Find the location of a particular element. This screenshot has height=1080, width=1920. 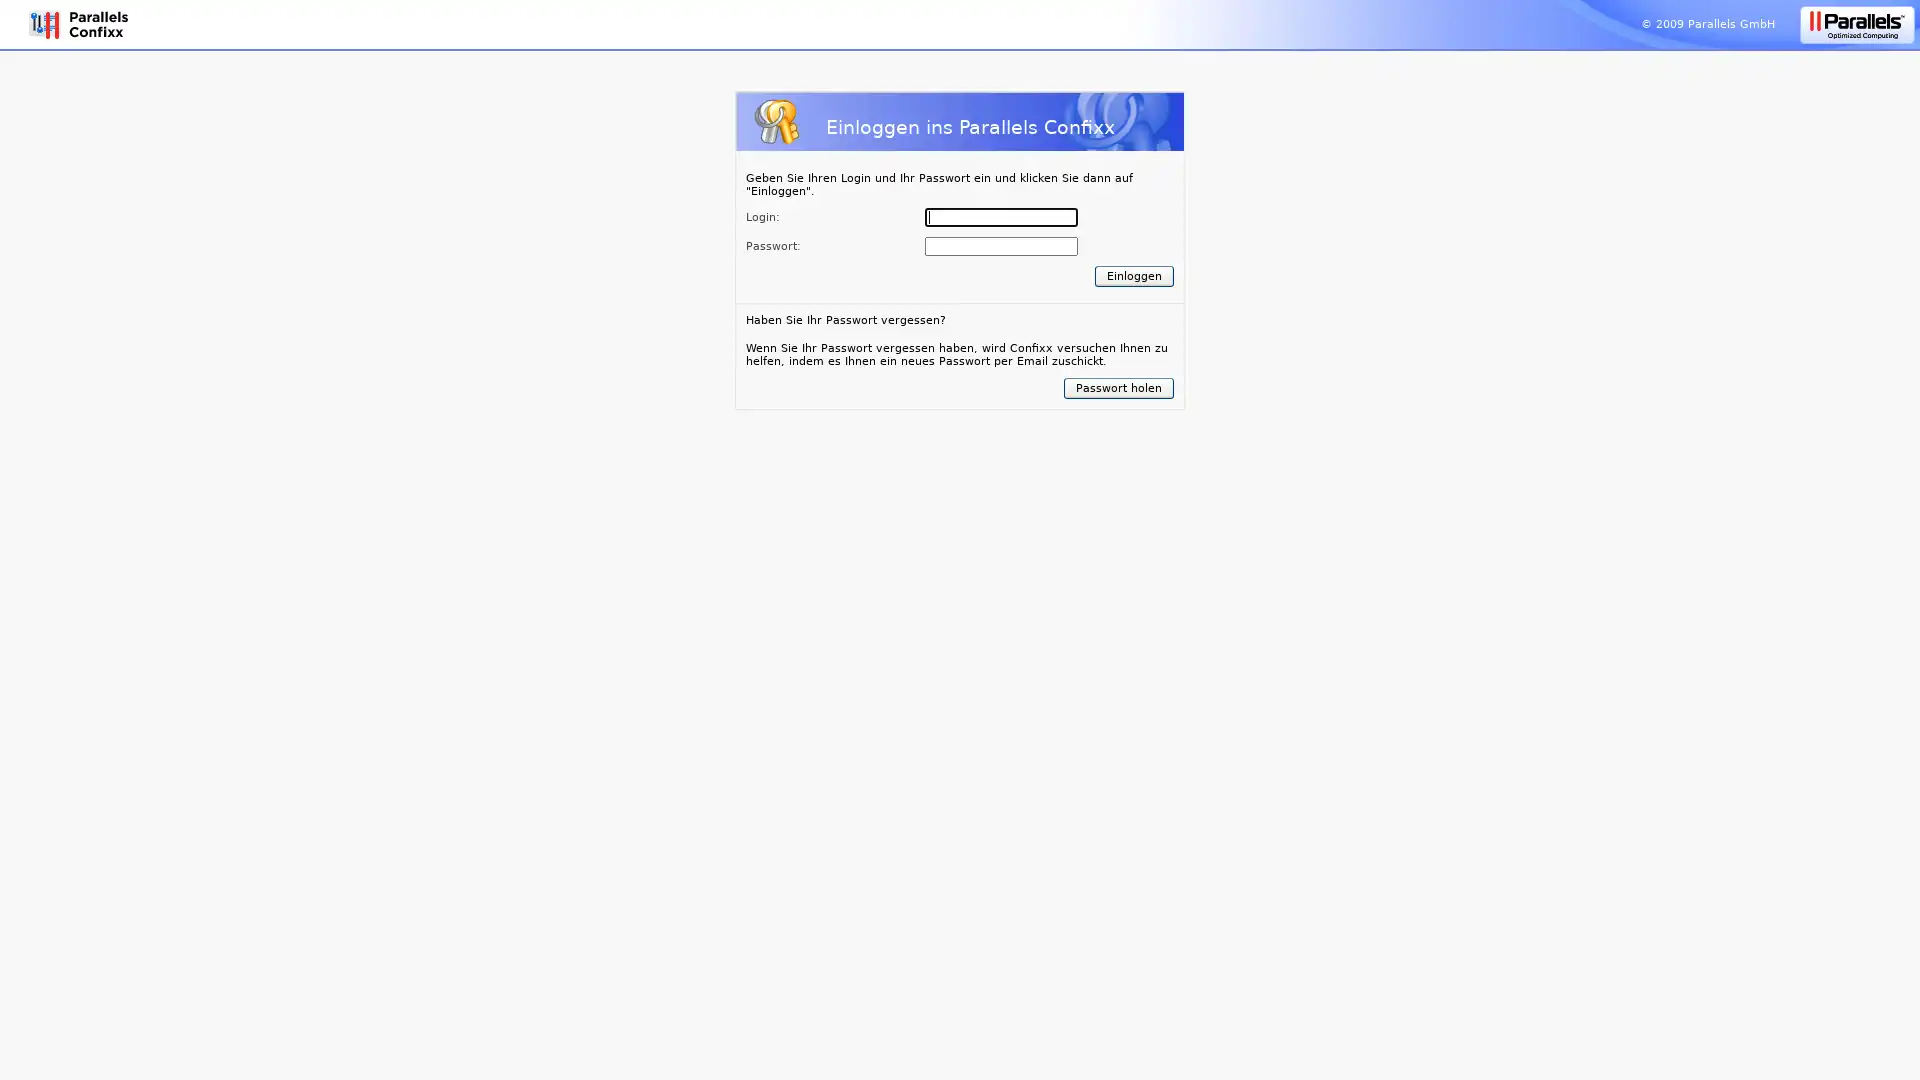

Submit is located at coordinates (1099, 276).